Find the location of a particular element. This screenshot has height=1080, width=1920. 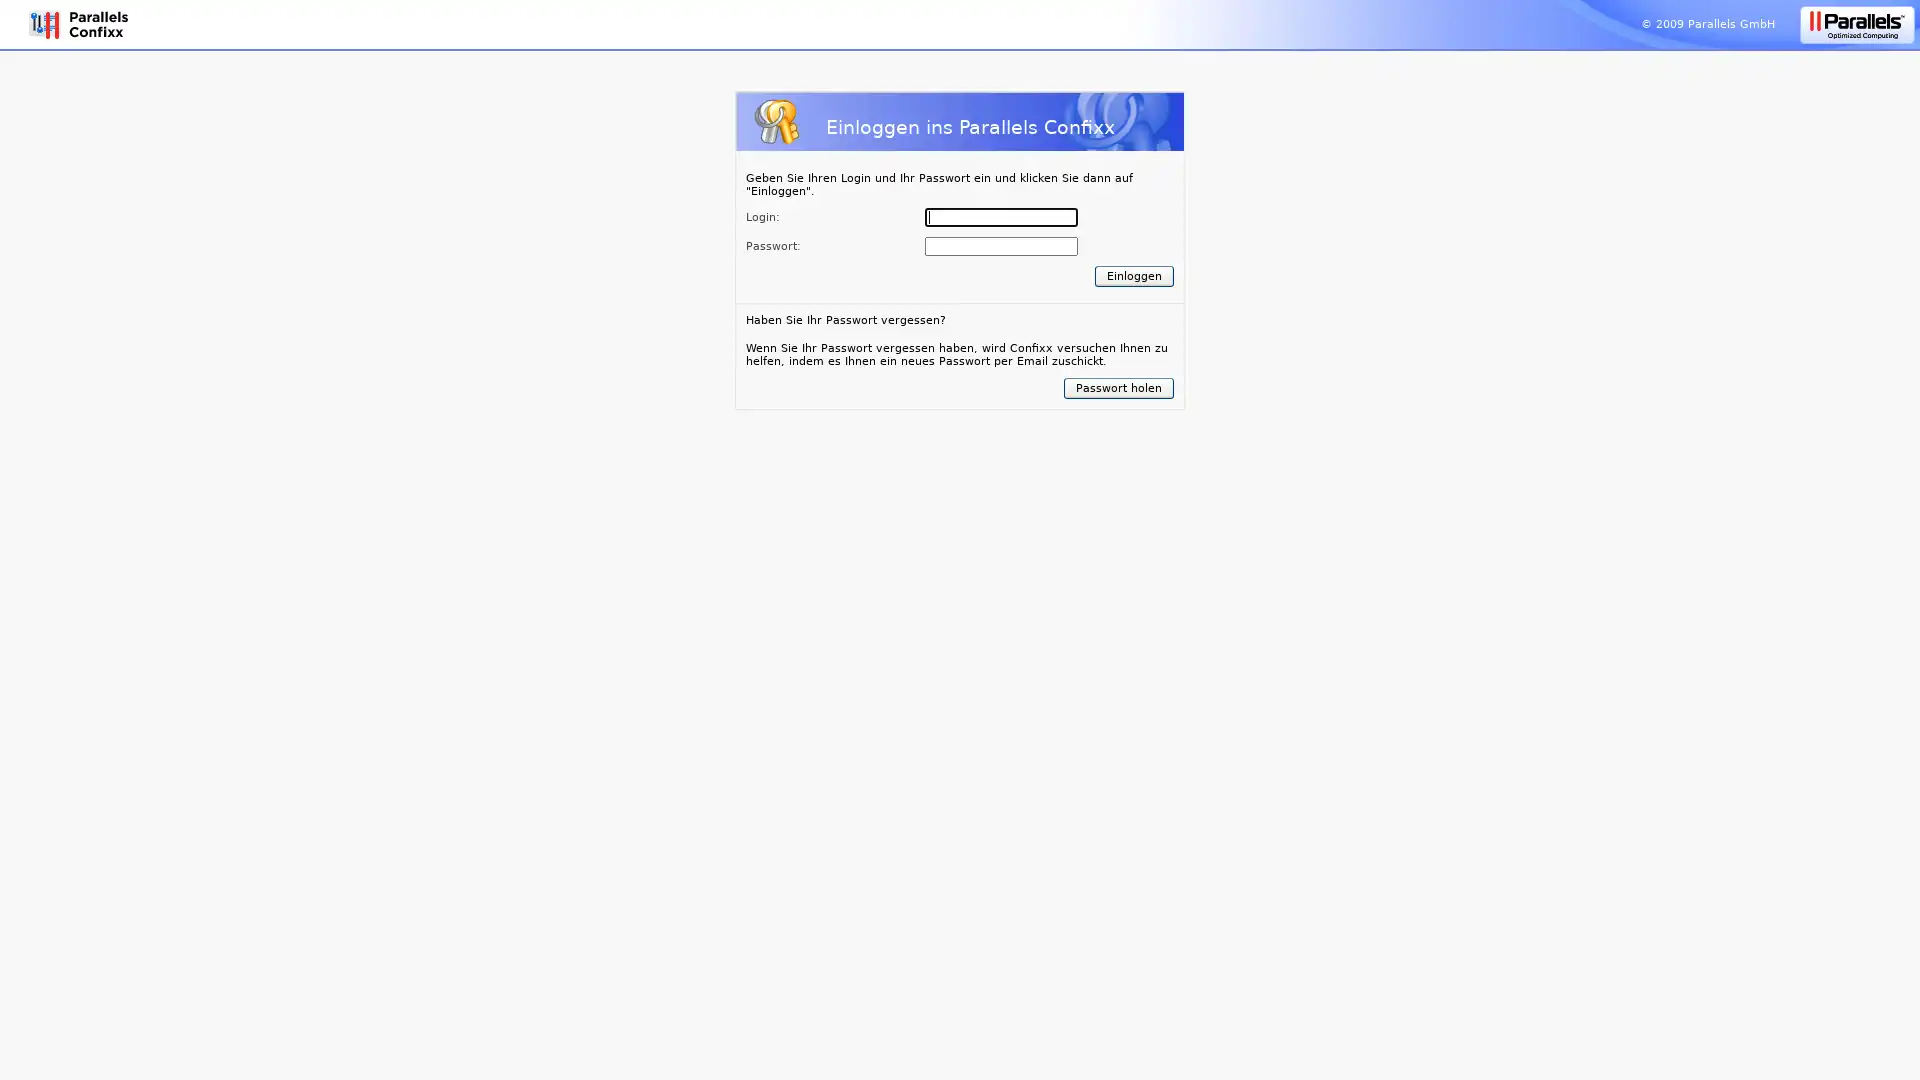

Submit is located at coordinates (1099, 276).